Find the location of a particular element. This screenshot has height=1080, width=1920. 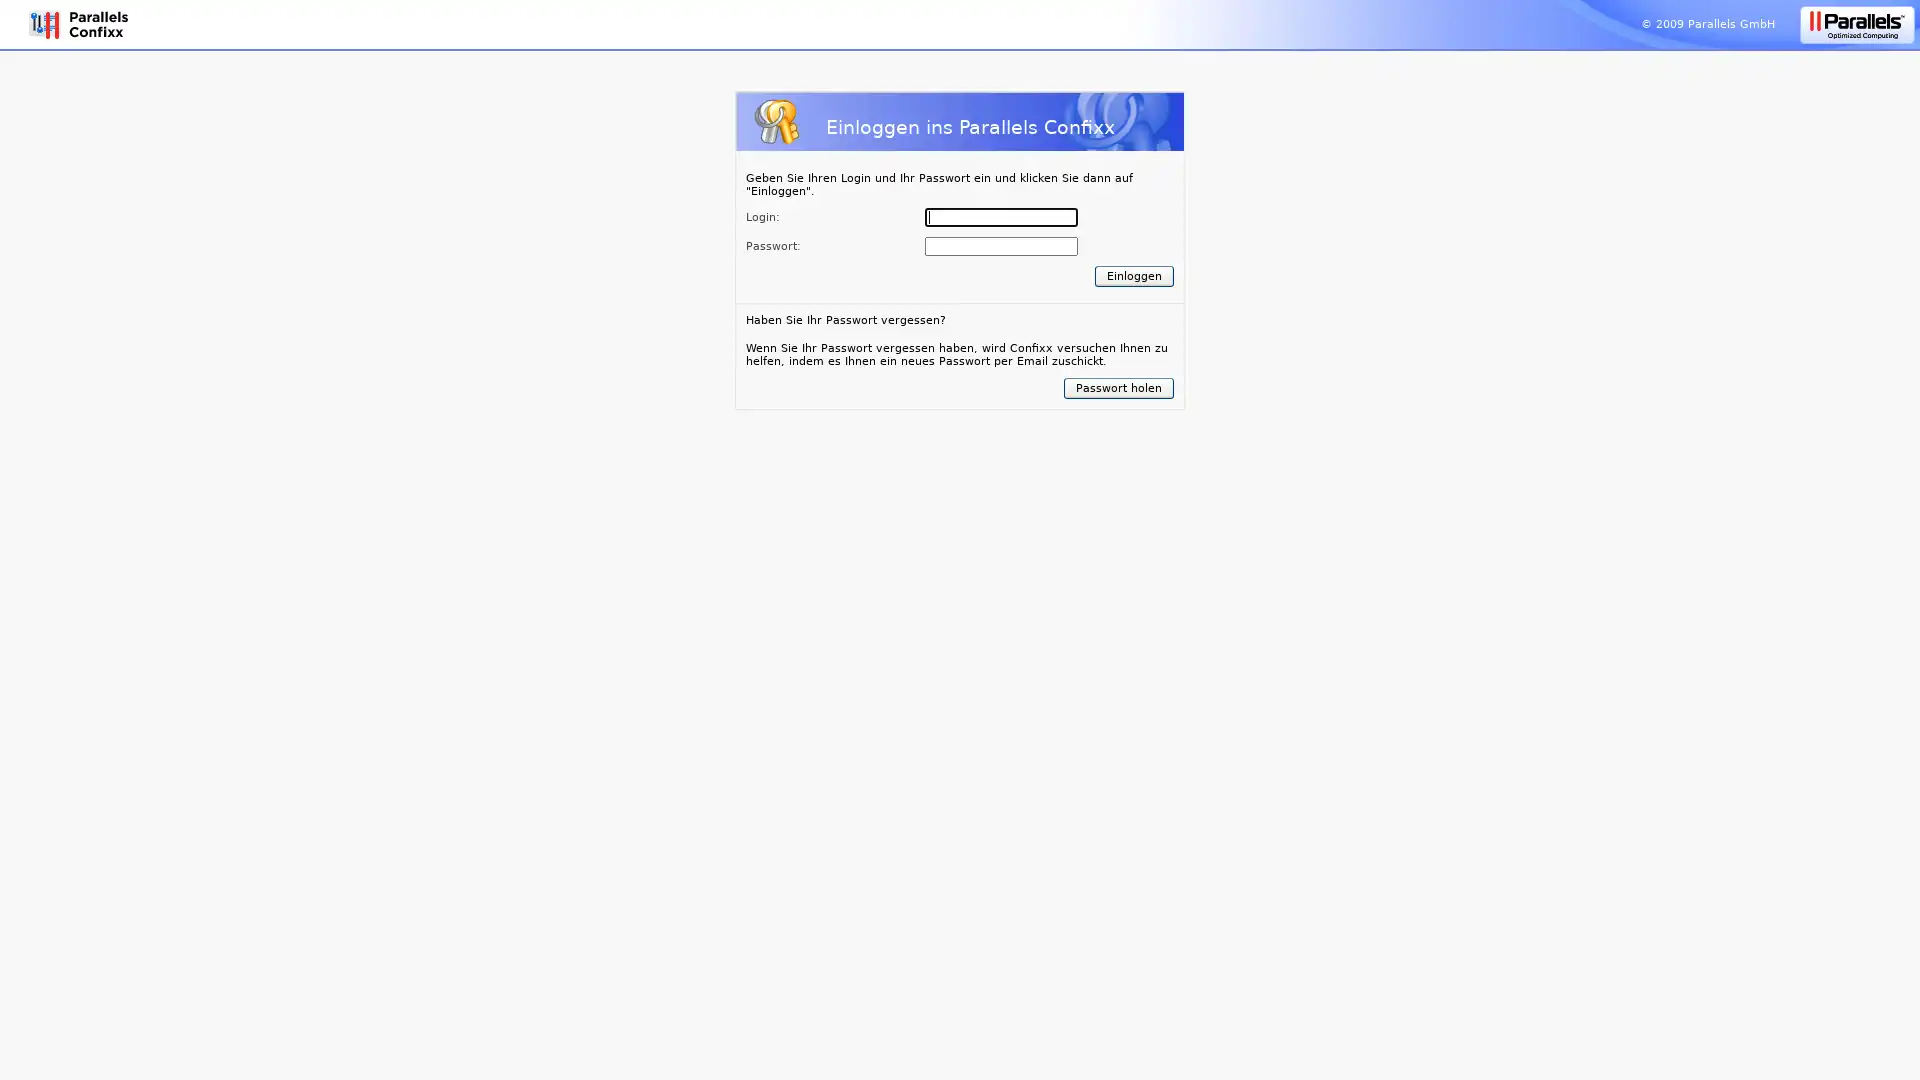

Submit is located at coordinates (1099, 276).